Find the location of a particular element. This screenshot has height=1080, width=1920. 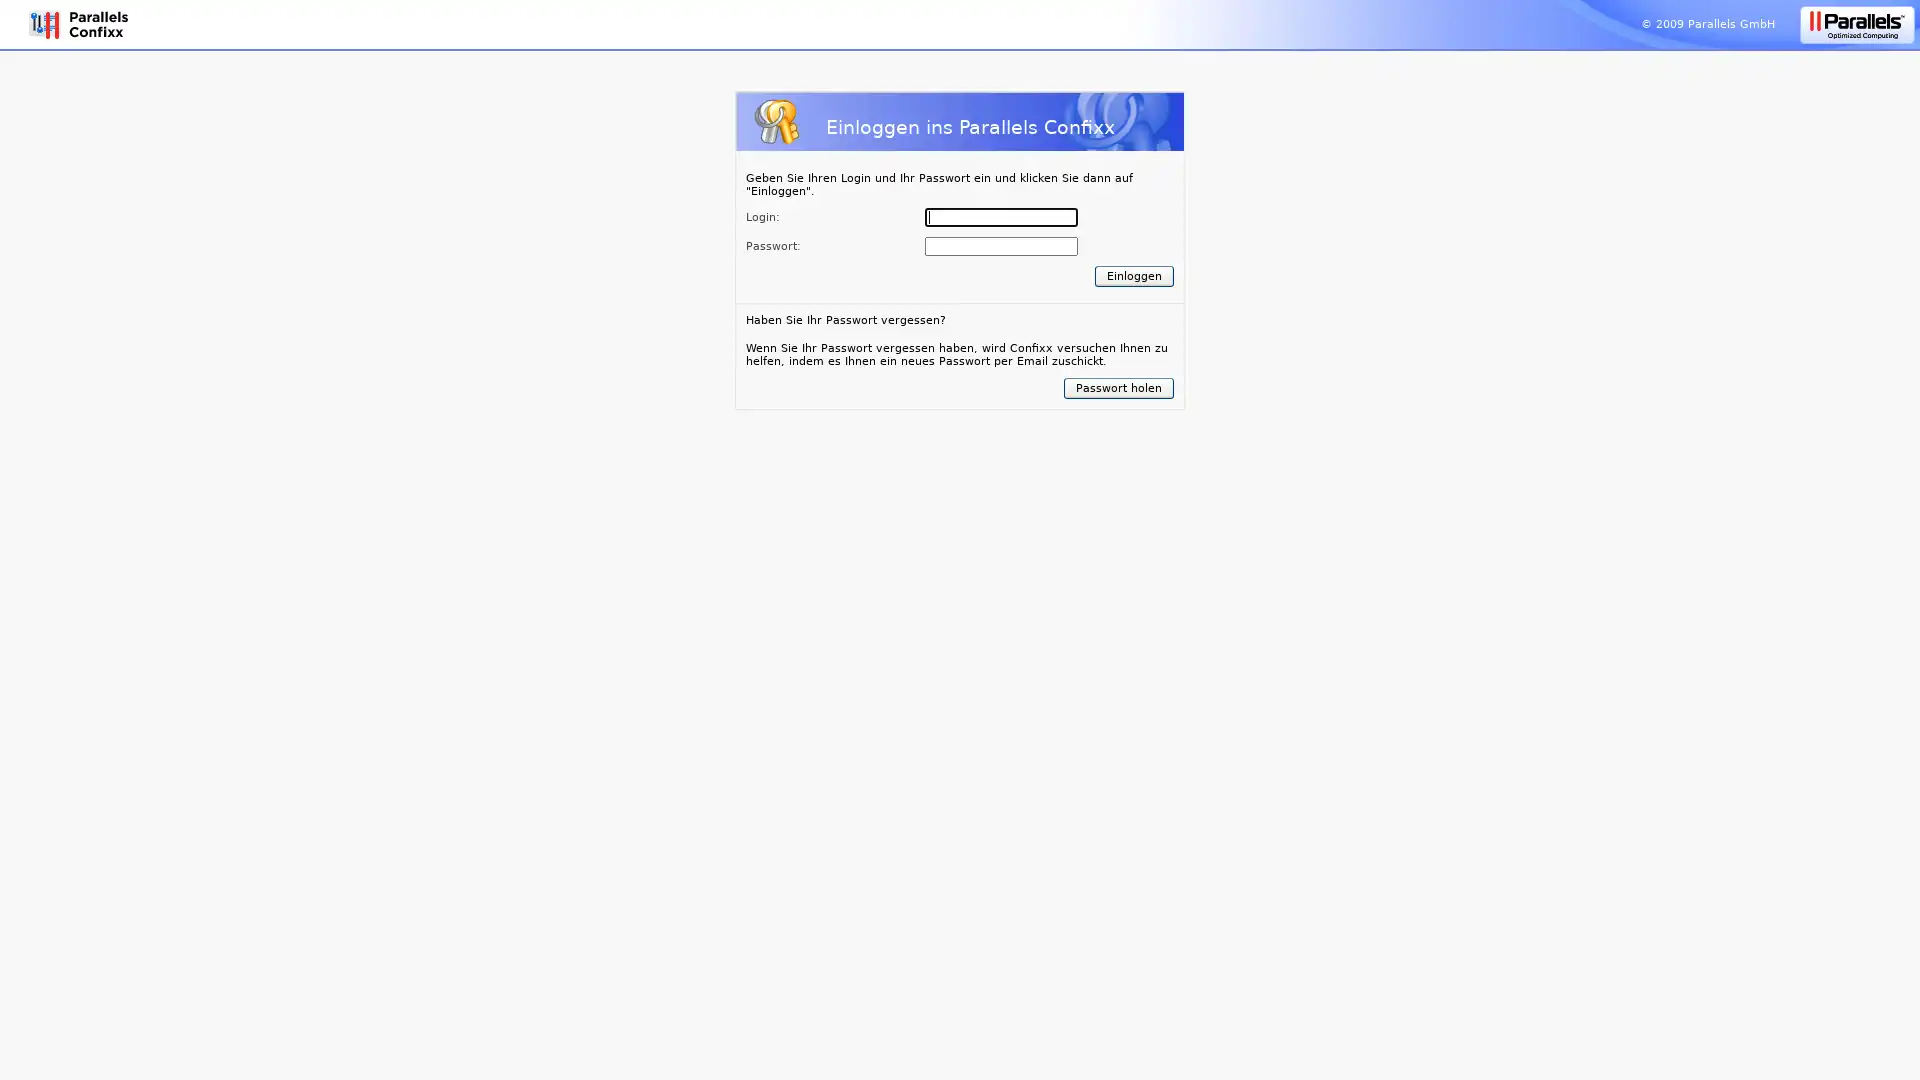

Submit is located at coordinates (1099, 276).